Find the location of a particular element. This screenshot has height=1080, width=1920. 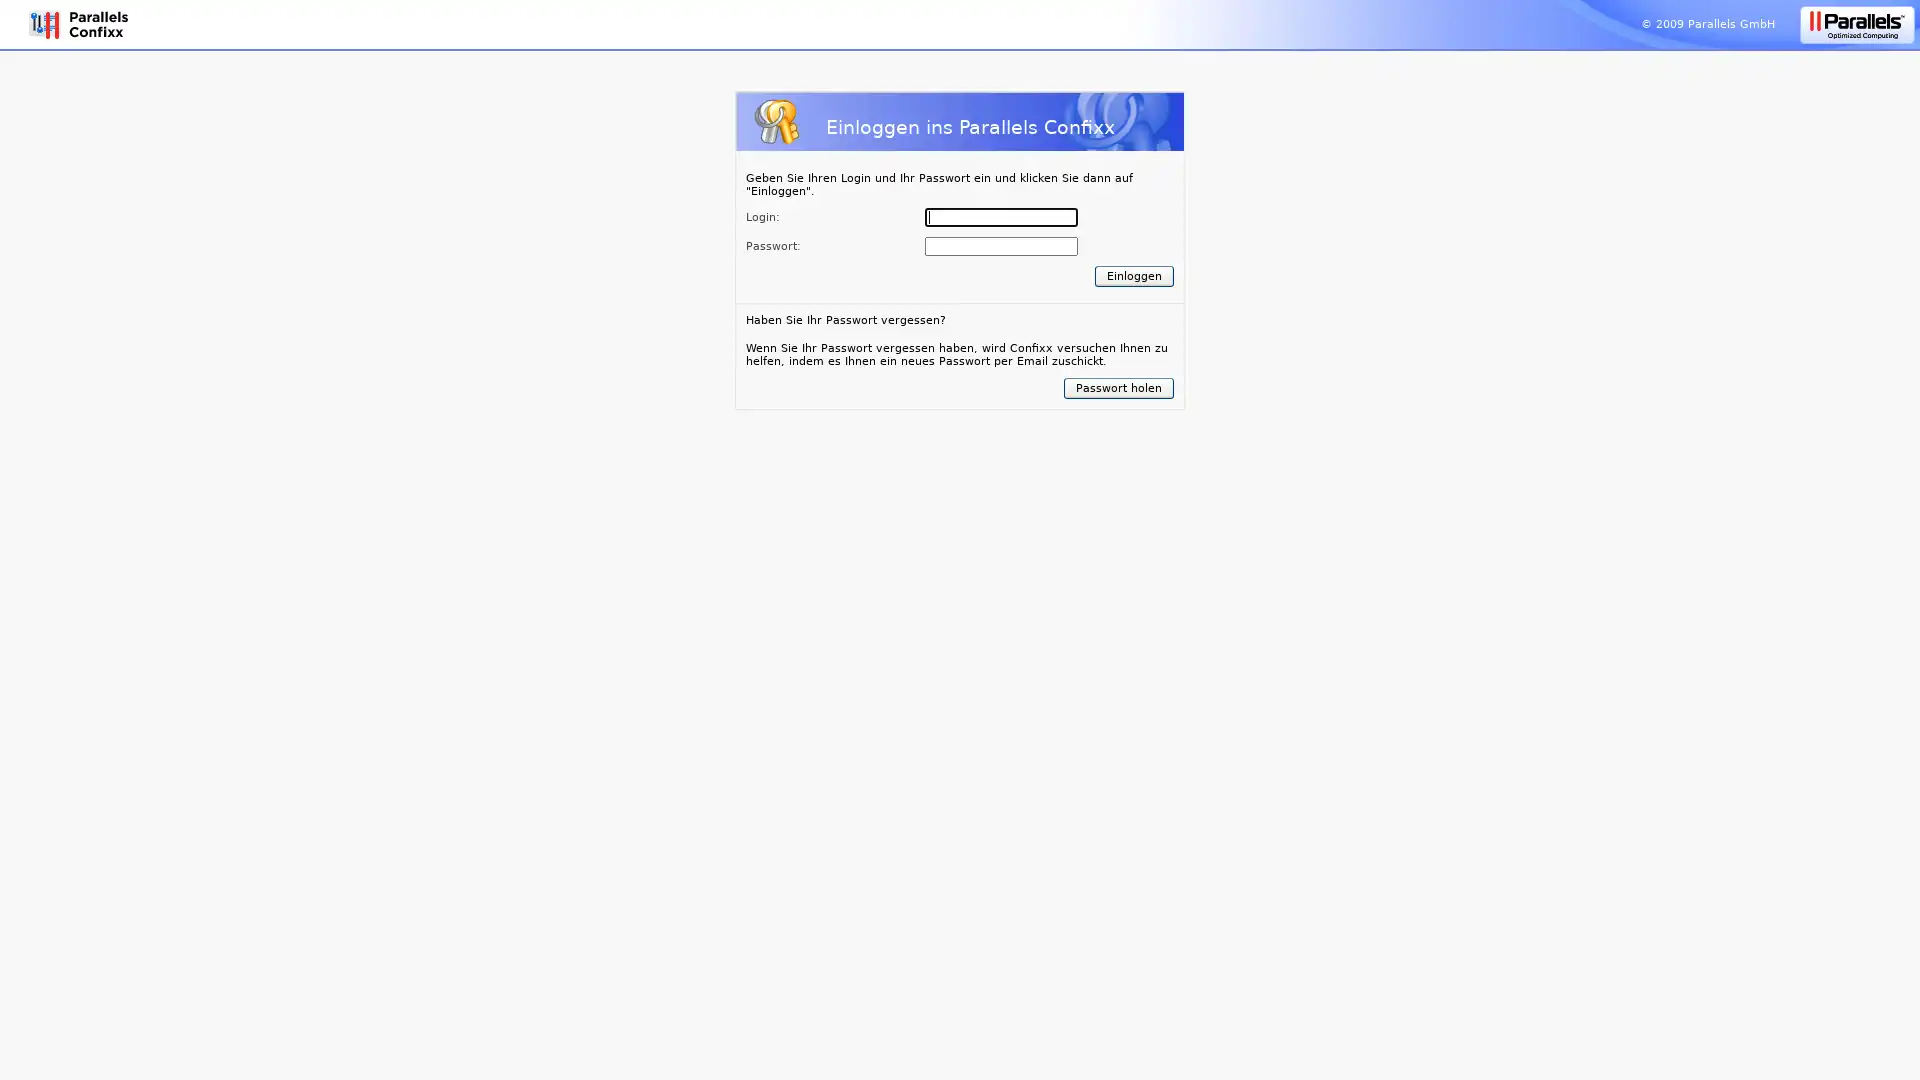

Submit is located at coordinates (1099, 276).